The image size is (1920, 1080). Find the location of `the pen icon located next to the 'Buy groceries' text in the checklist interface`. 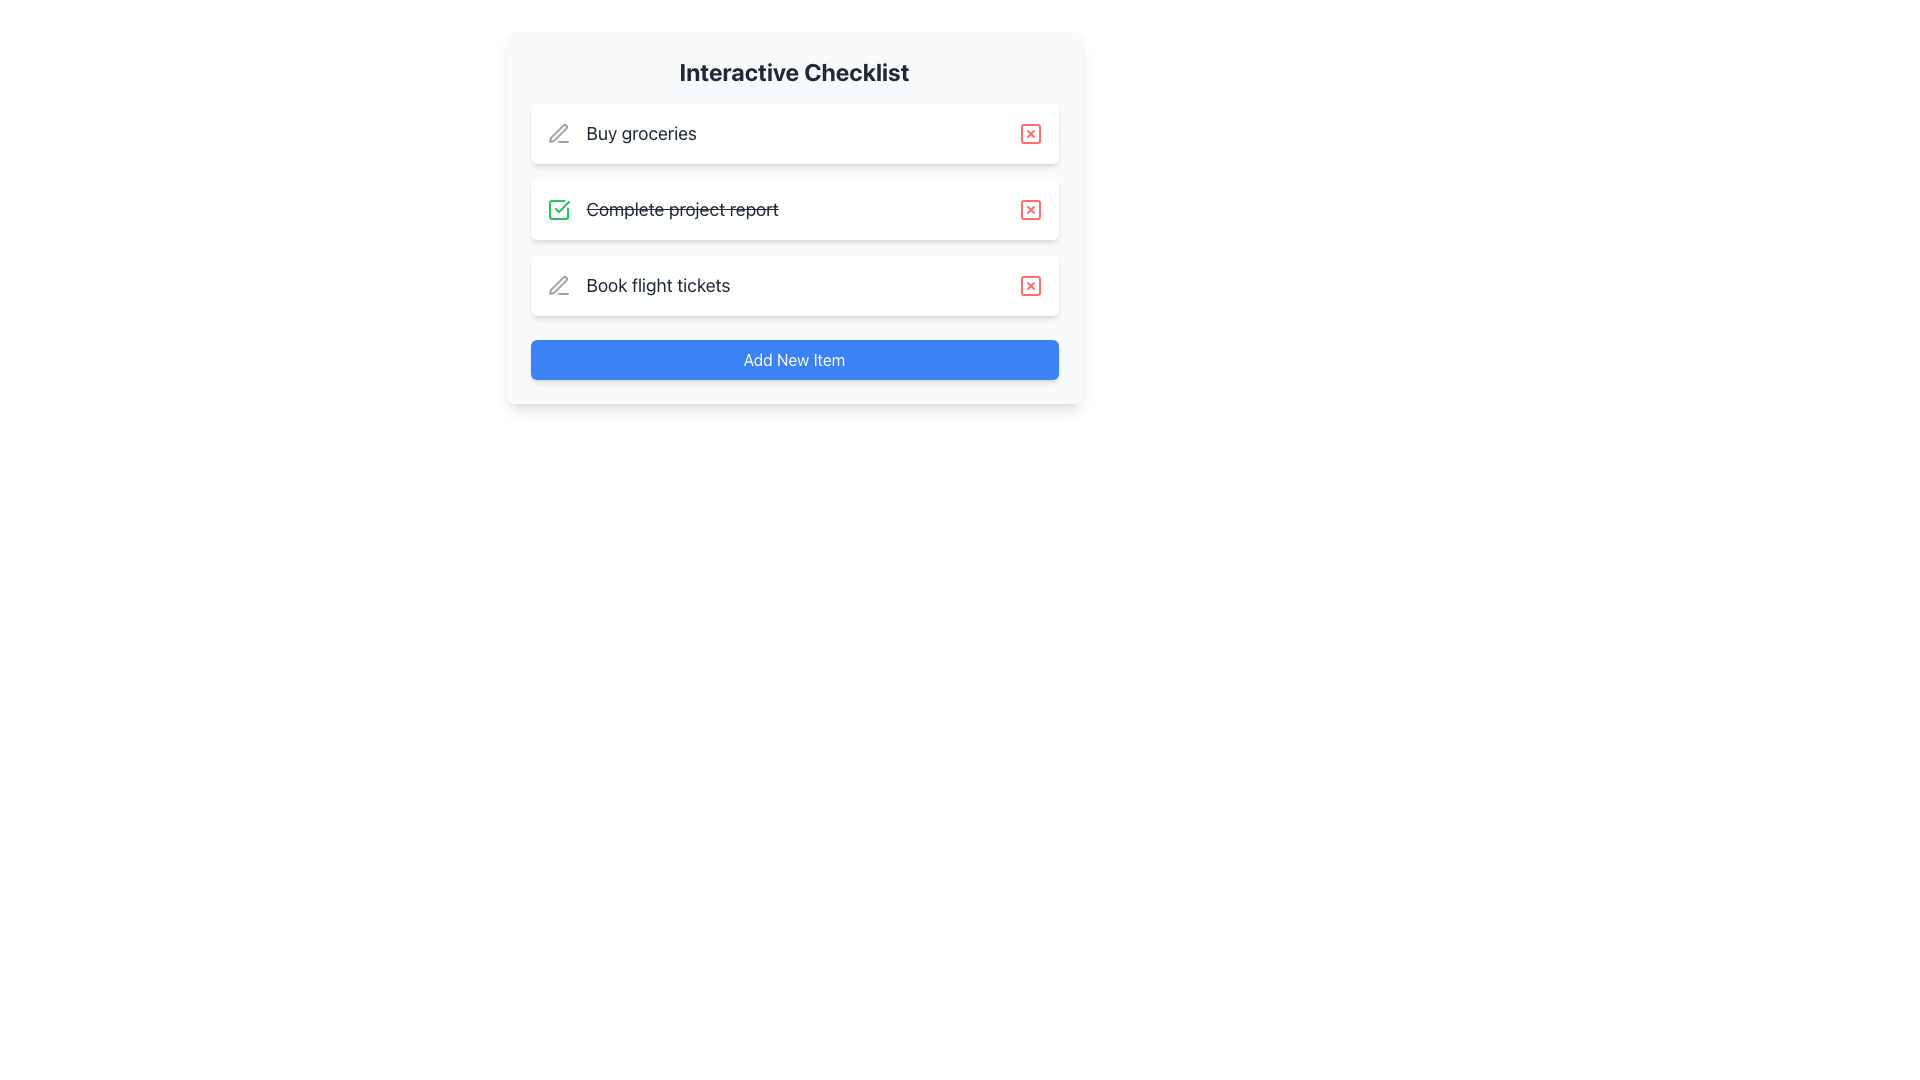

the pen icon located next to the 'Buy groceries' text in the checklist interface is located at coordinates (557, 285).